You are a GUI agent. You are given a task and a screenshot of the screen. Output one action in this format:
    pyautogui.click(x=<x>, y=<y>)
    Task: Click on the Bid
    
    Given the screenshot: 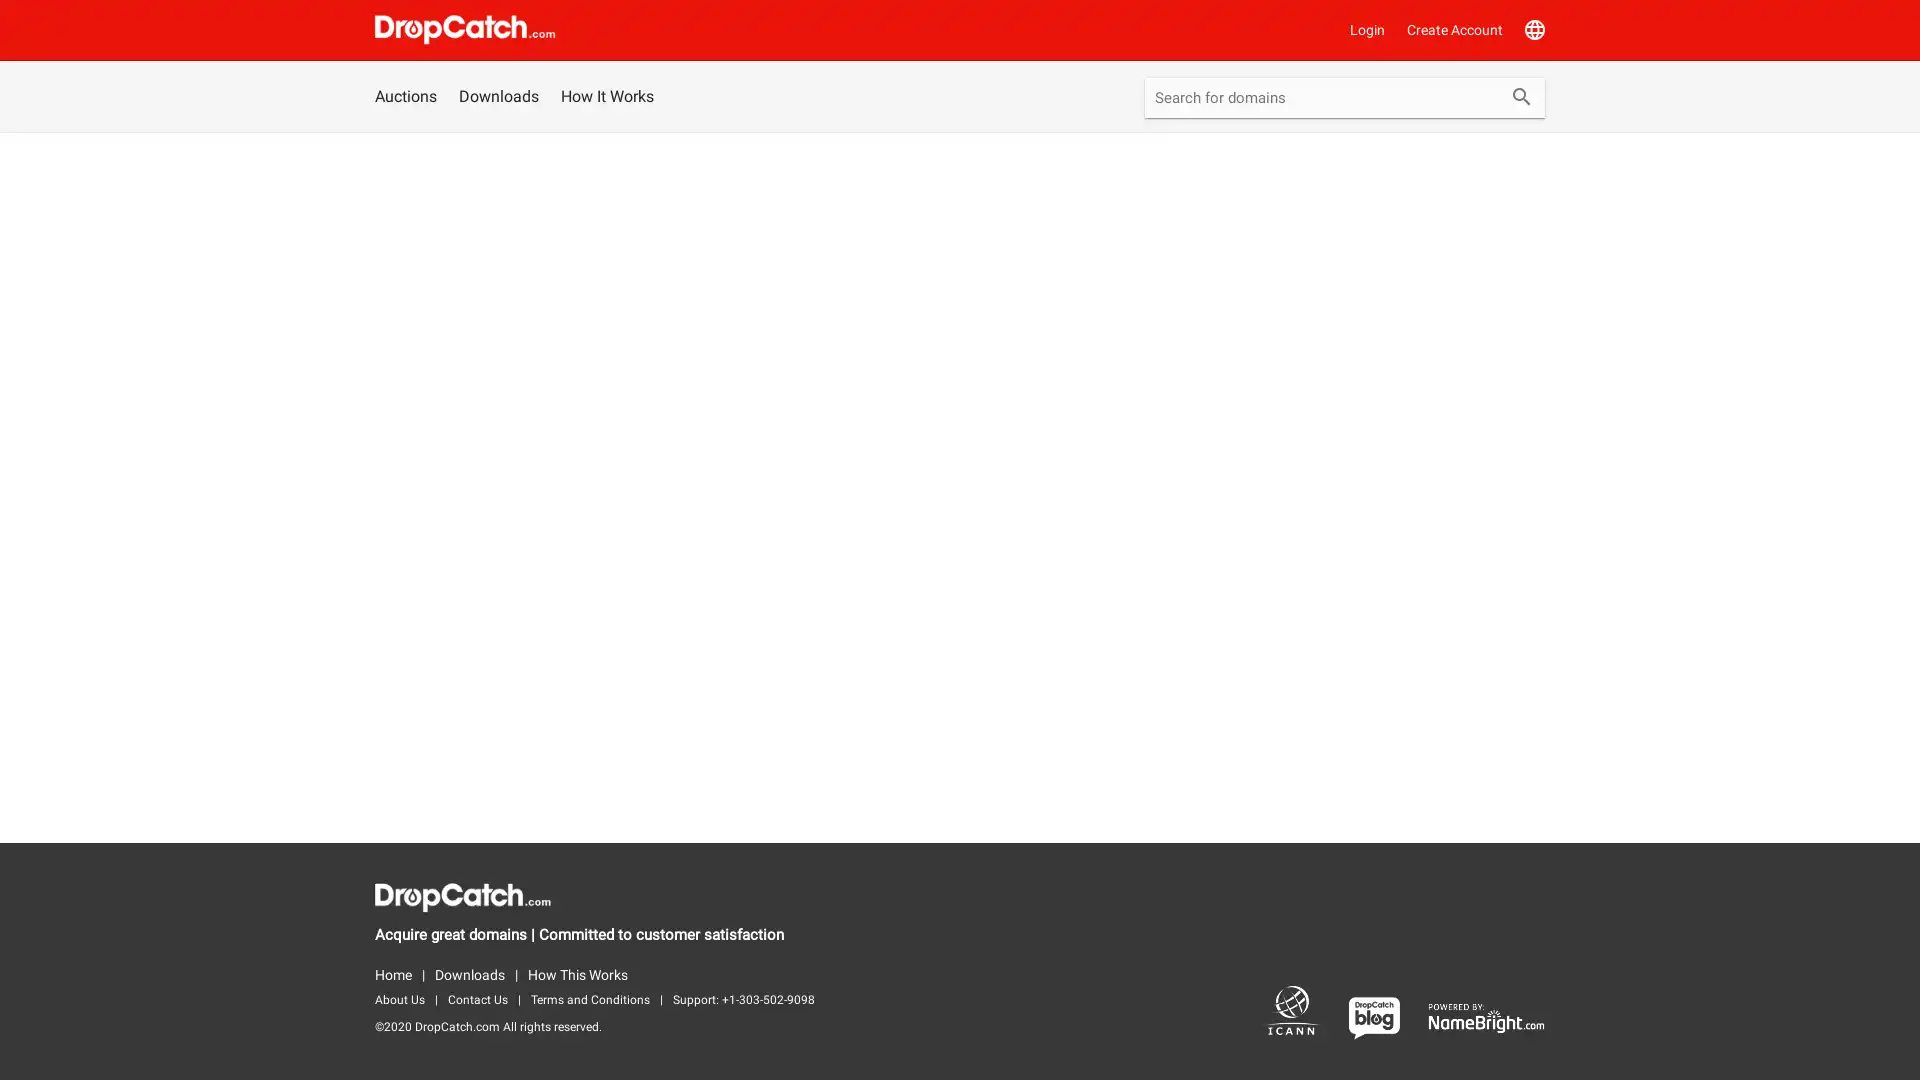 What is the action you would take?
    pyautogui.click(x=1502, y=987)
    